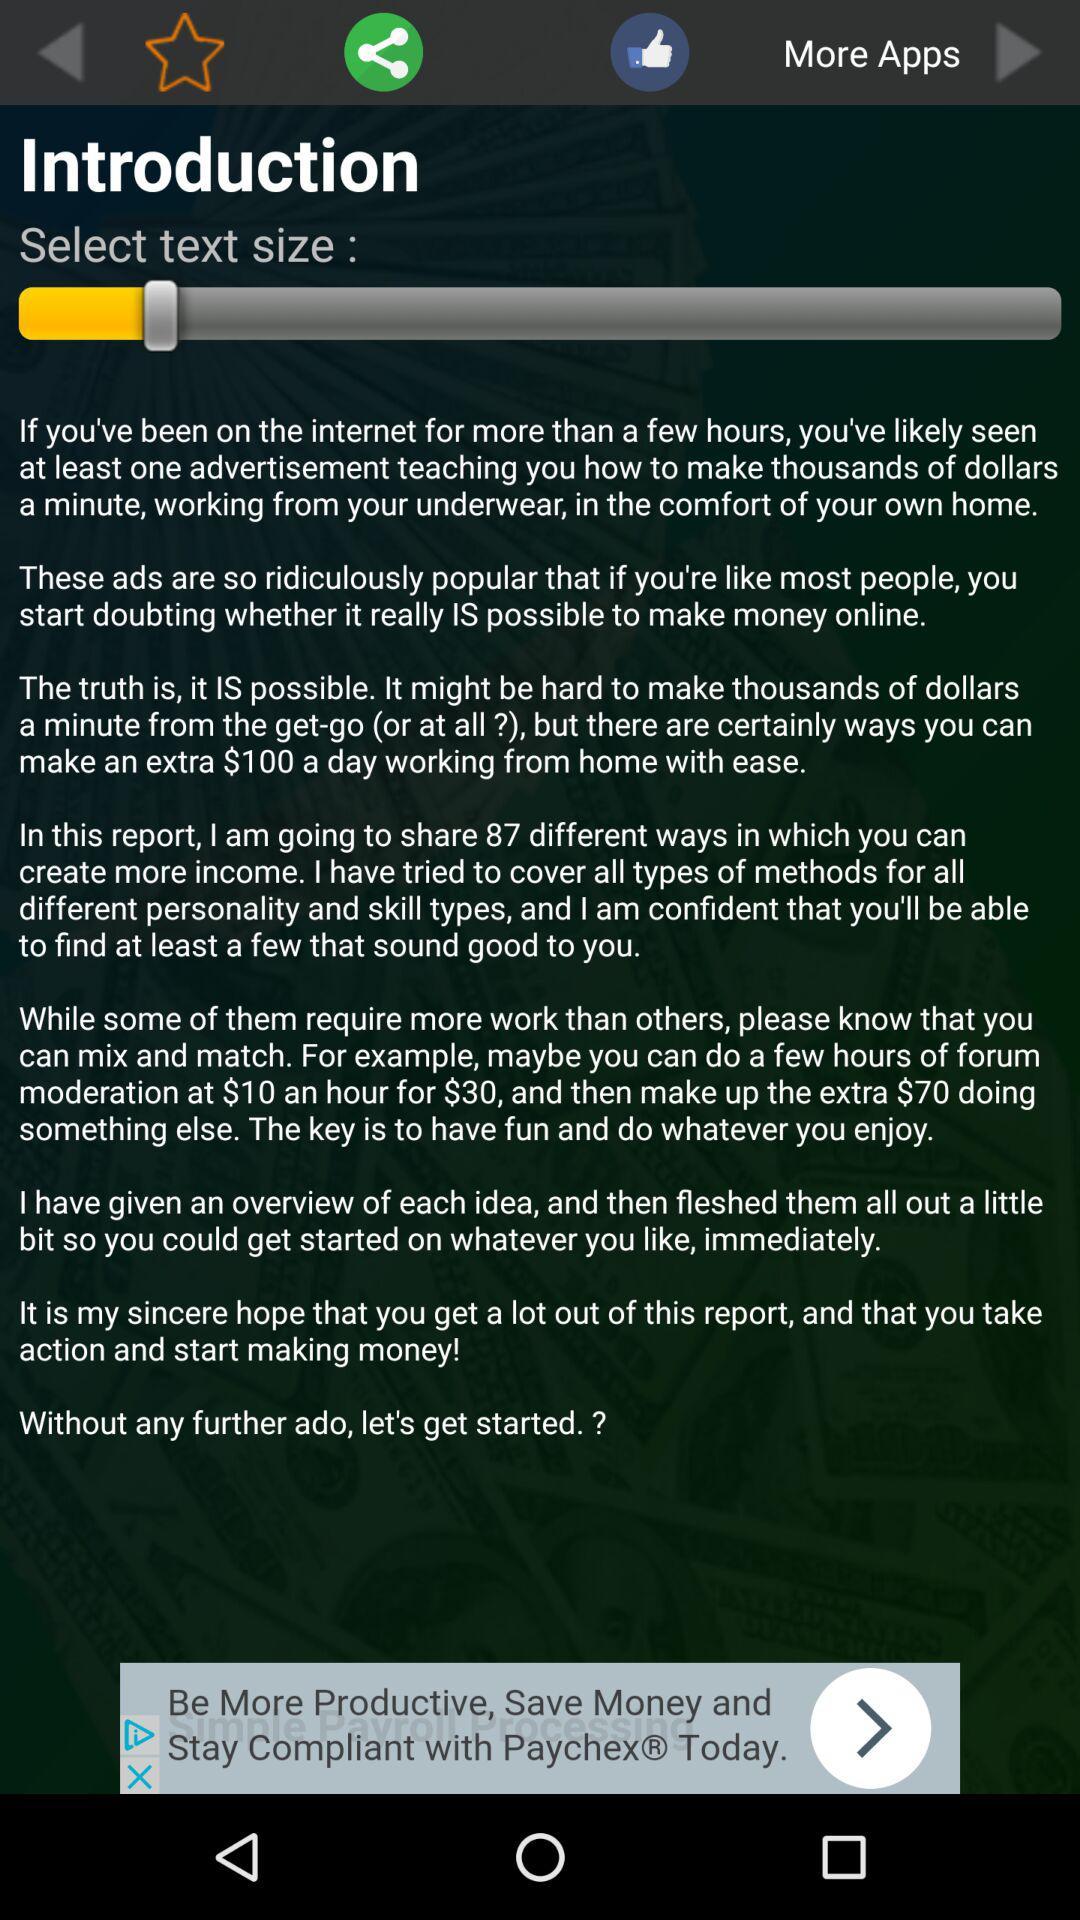 This screenshot has height=1920, width=1080. Describe the element at coordinates (649, 52) in the screenshot. I see `like` at that location.